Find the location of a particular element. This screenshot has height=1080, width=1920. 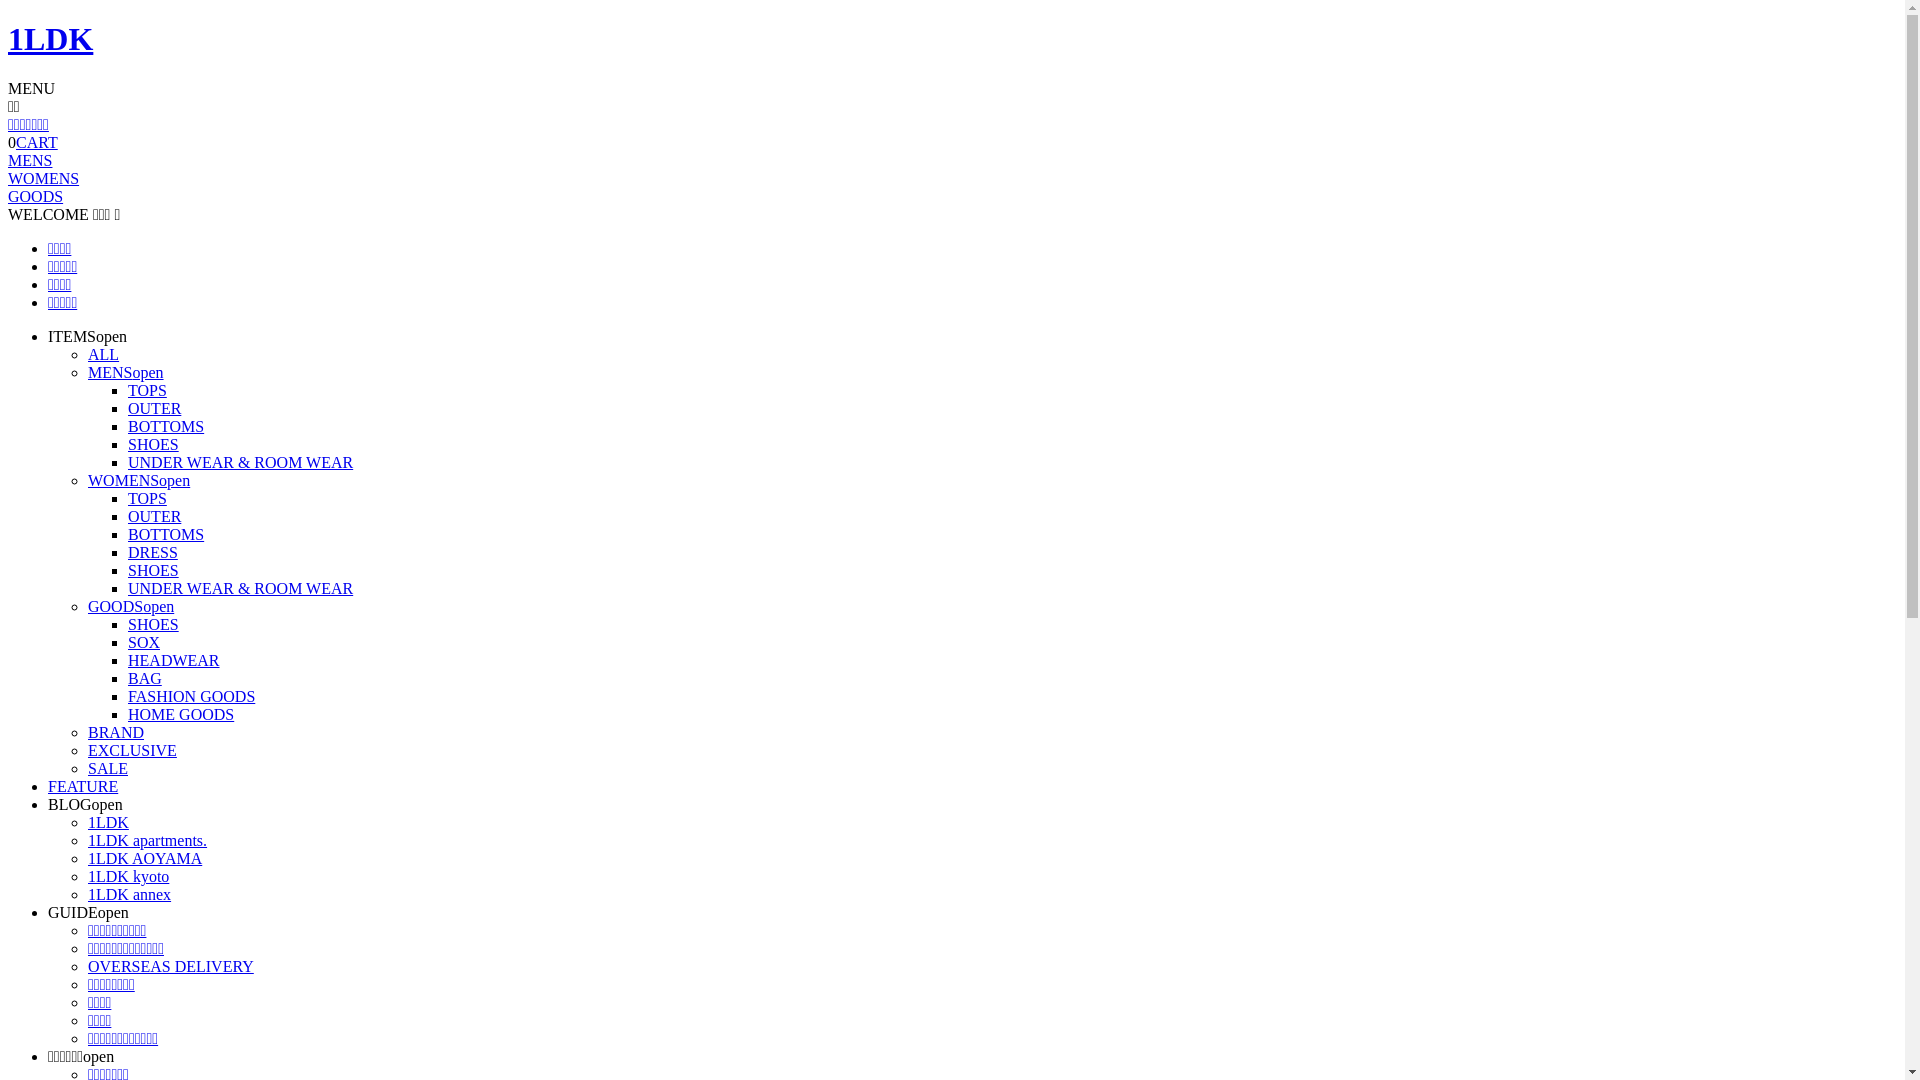

'1LDK AOYAMA' is located at coordinates (143, 857).